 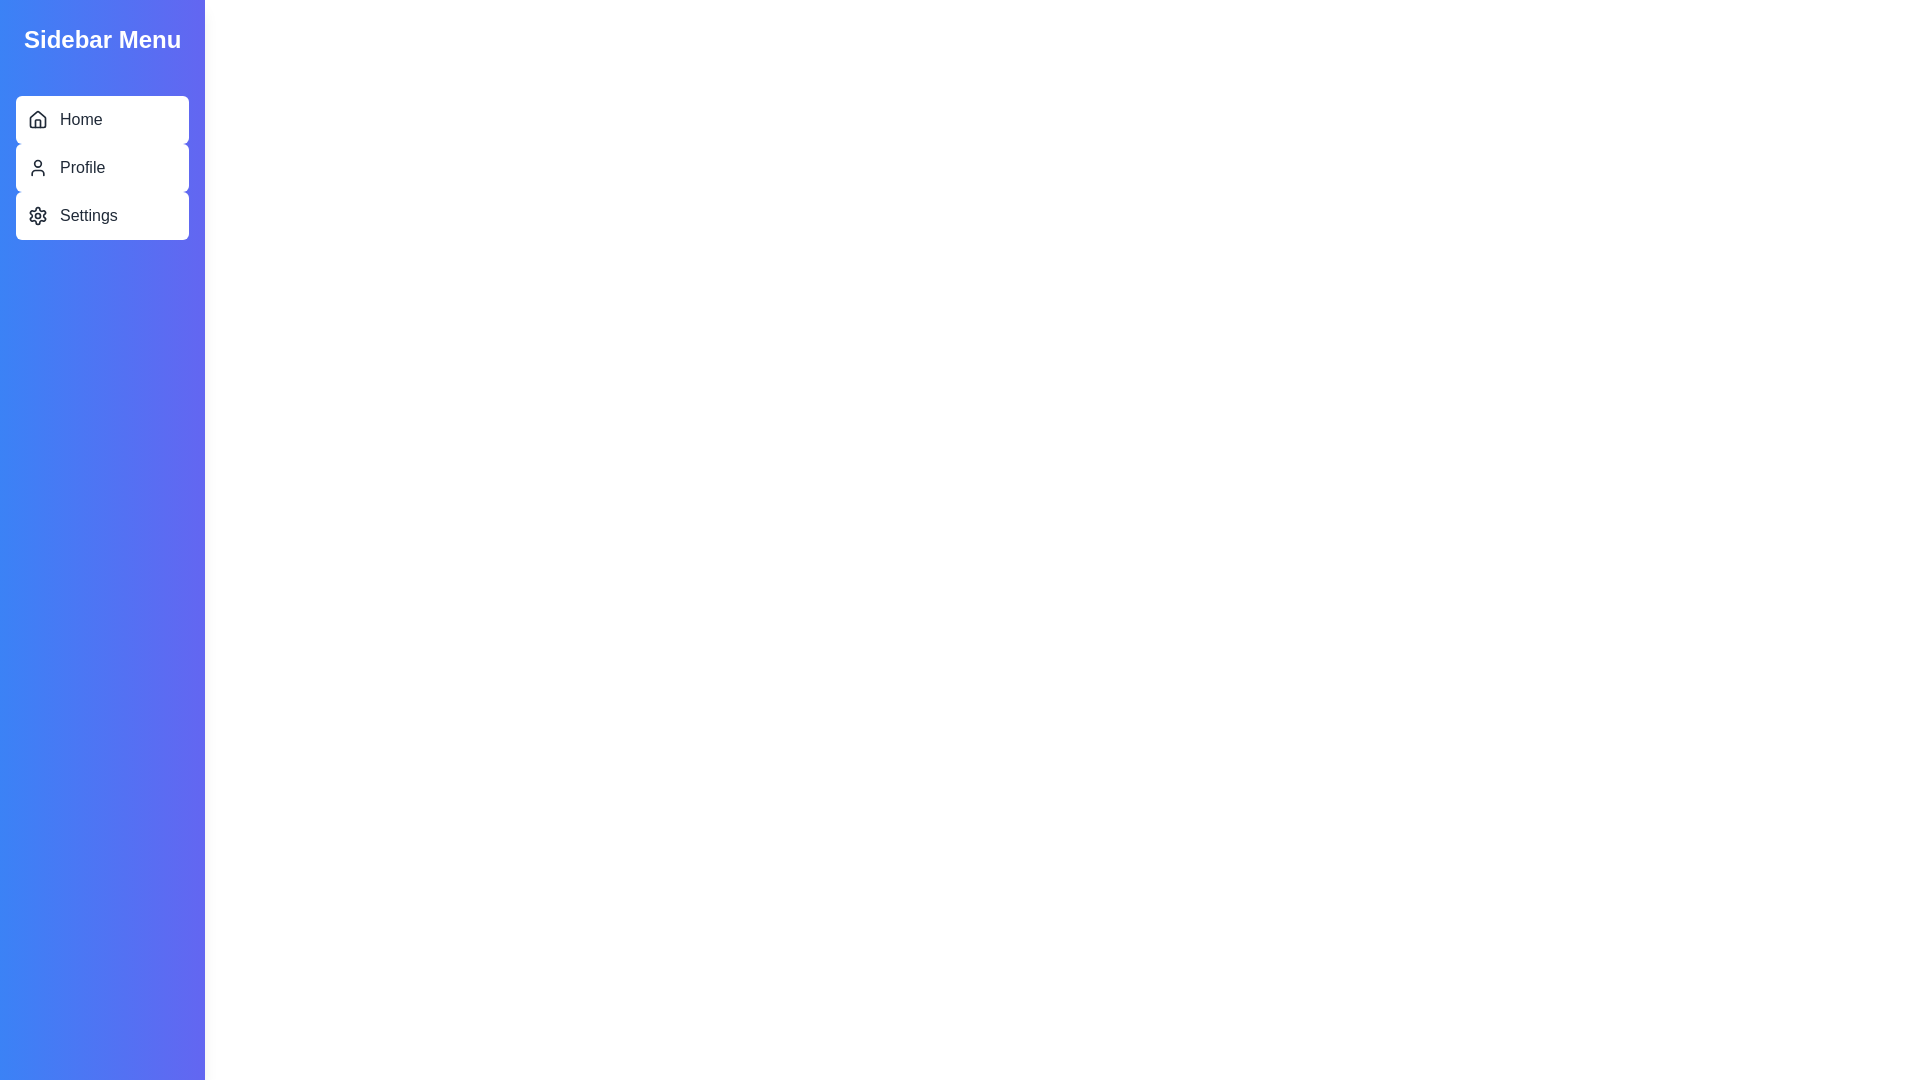 I want to click on the profile icon located in the sidebar menu, situated between the 'Home' and 'Settings' buttons, as part of the 'Profile' menu item, so click(x=38, y=167).